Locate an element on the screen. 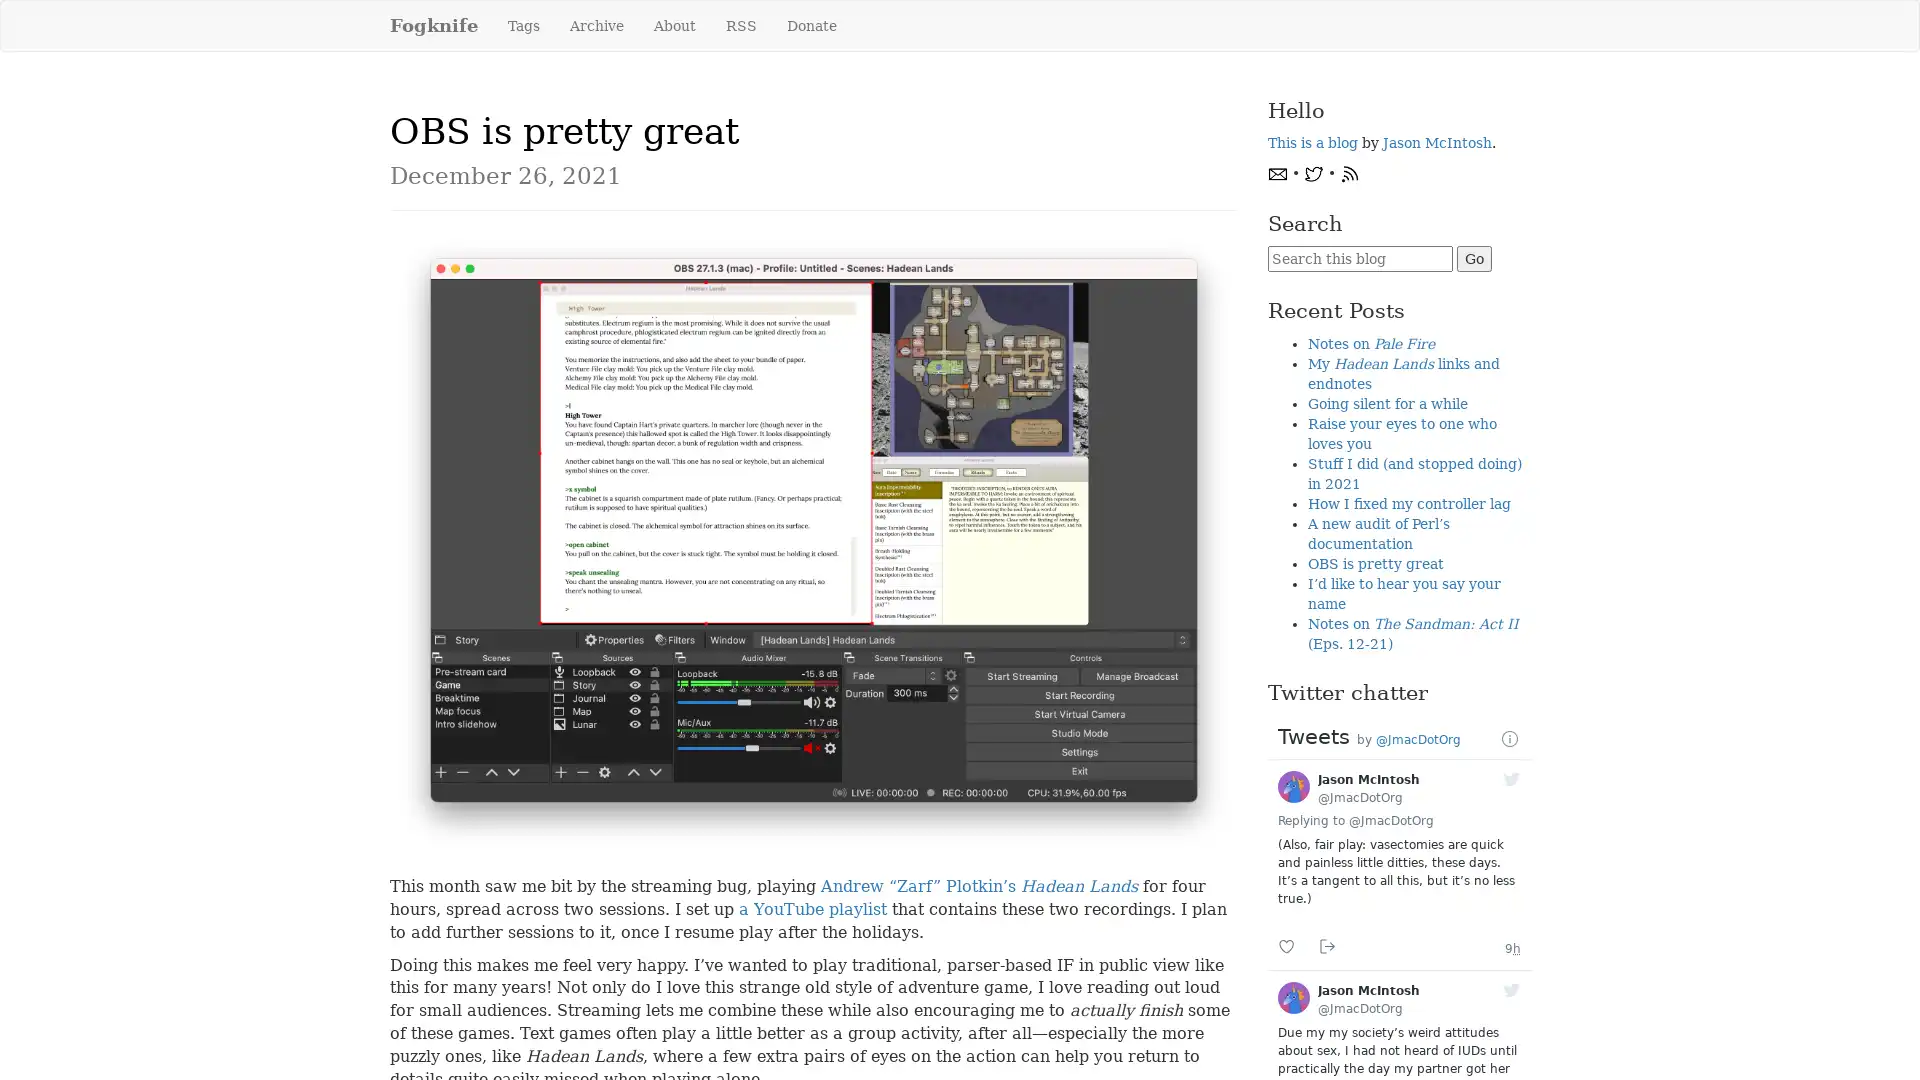  Go is located at coordinates (1473, 257).